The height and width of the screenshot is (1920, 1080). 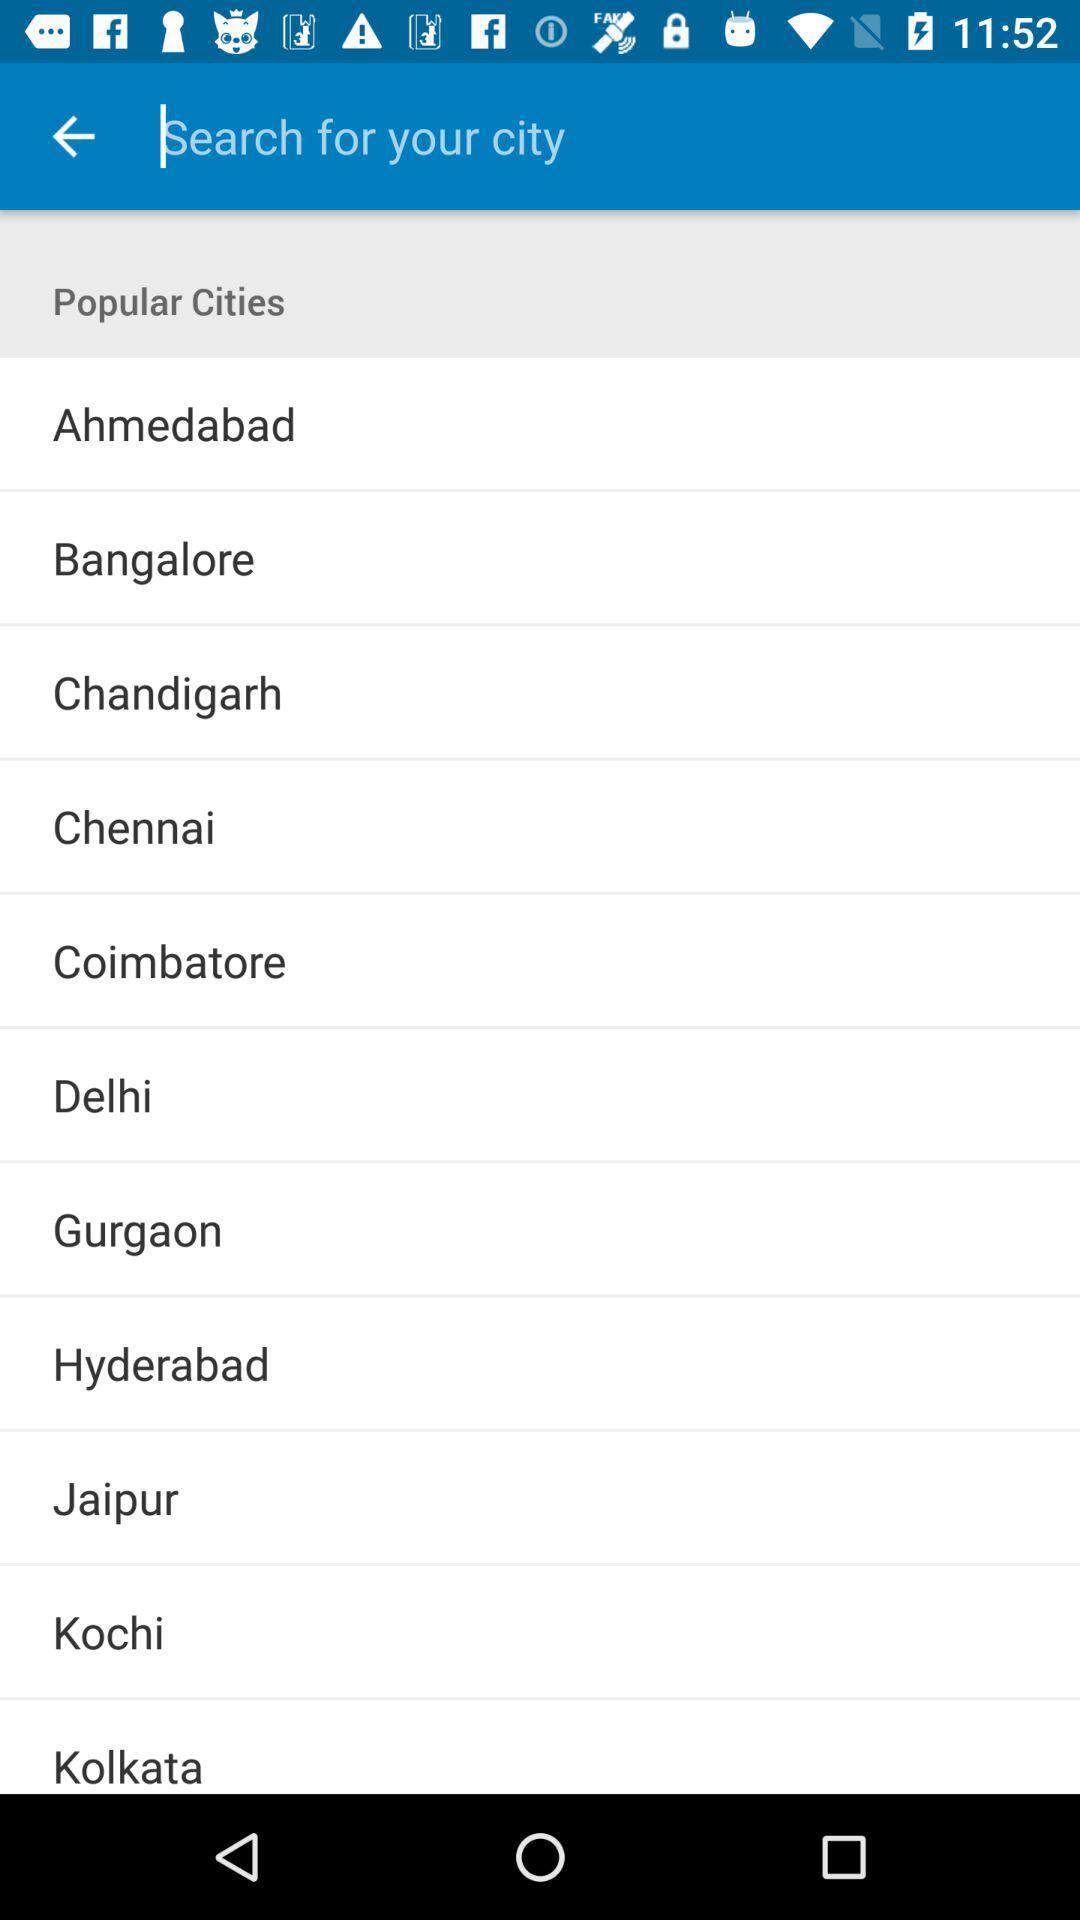 I want to click on the coimbatore icon, so click(x=168, y=960).